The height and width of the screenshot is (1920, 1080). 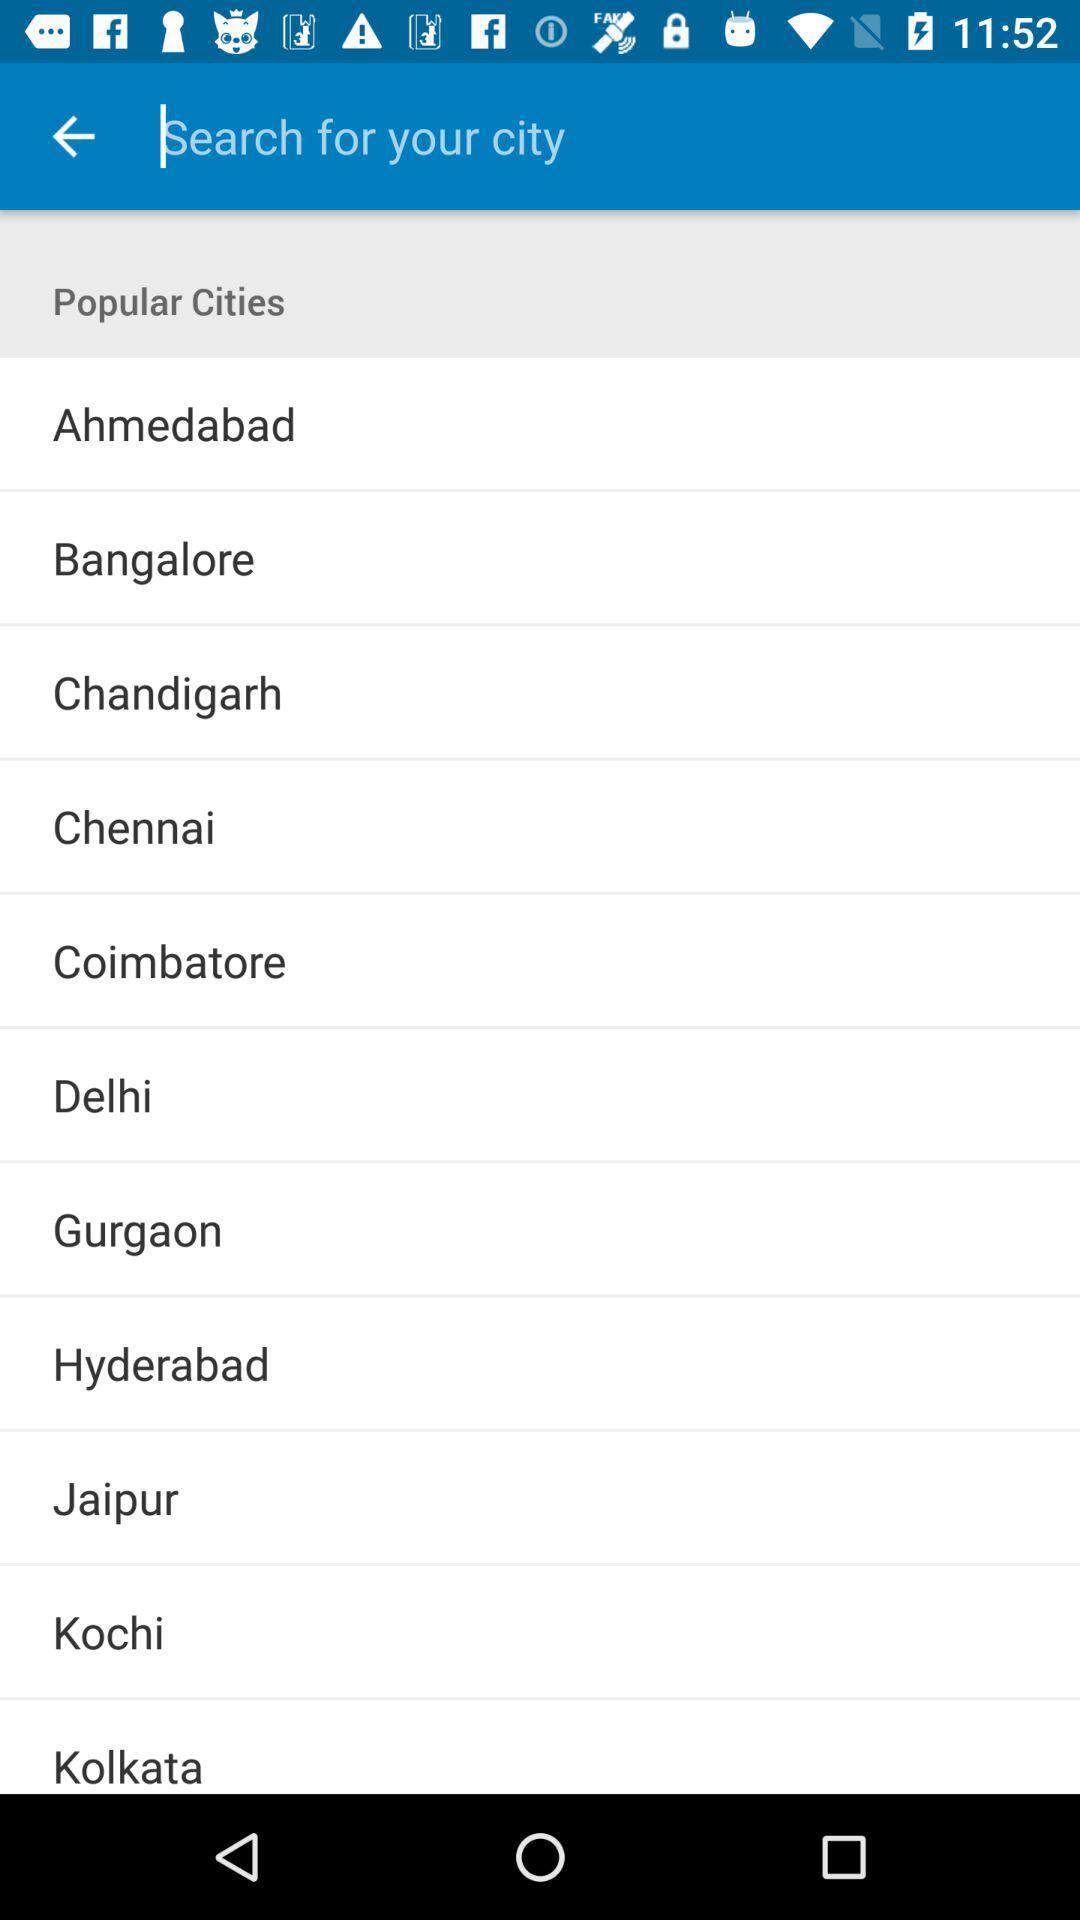 I want to click on the coimbatore icon, so click(x=168, y=960).